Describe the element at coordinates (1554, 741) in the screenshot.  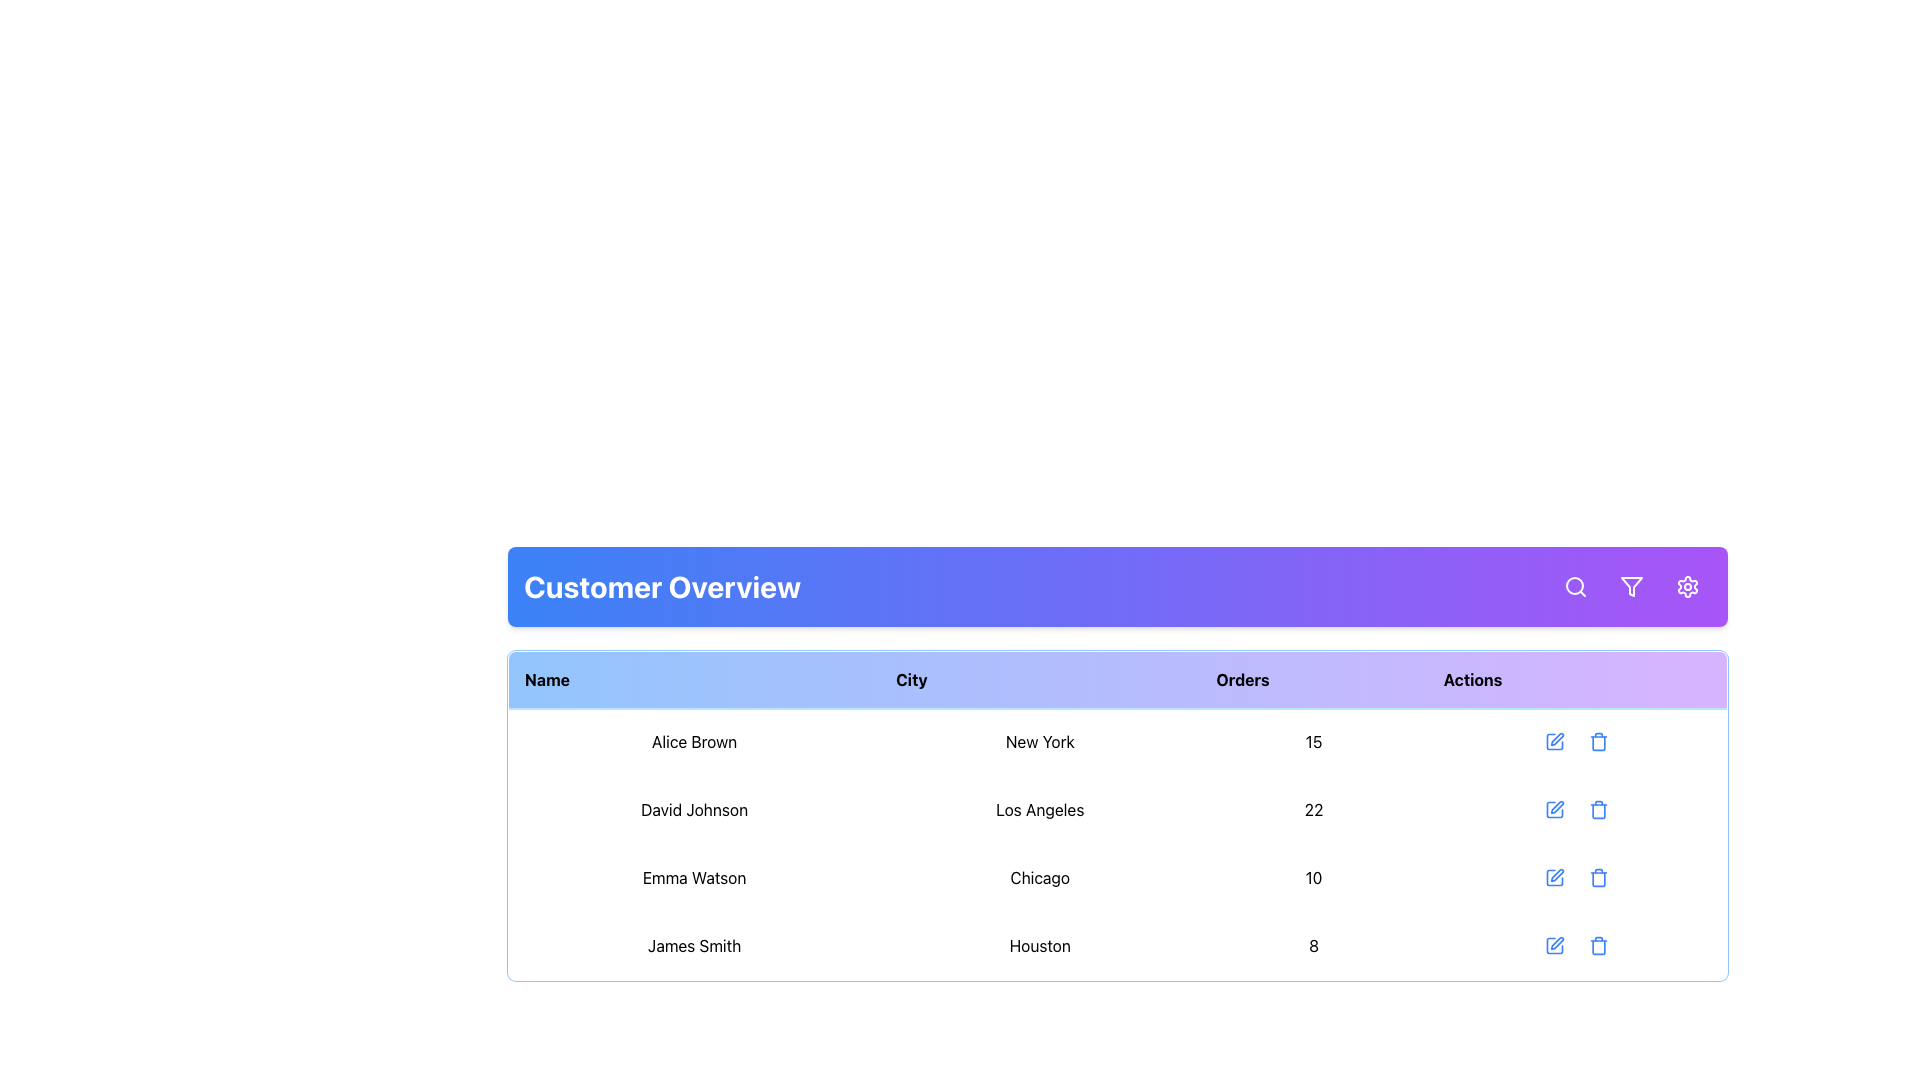
I see `the edit button in the Actions column for the entry of 'Alice Brown'` at that location.